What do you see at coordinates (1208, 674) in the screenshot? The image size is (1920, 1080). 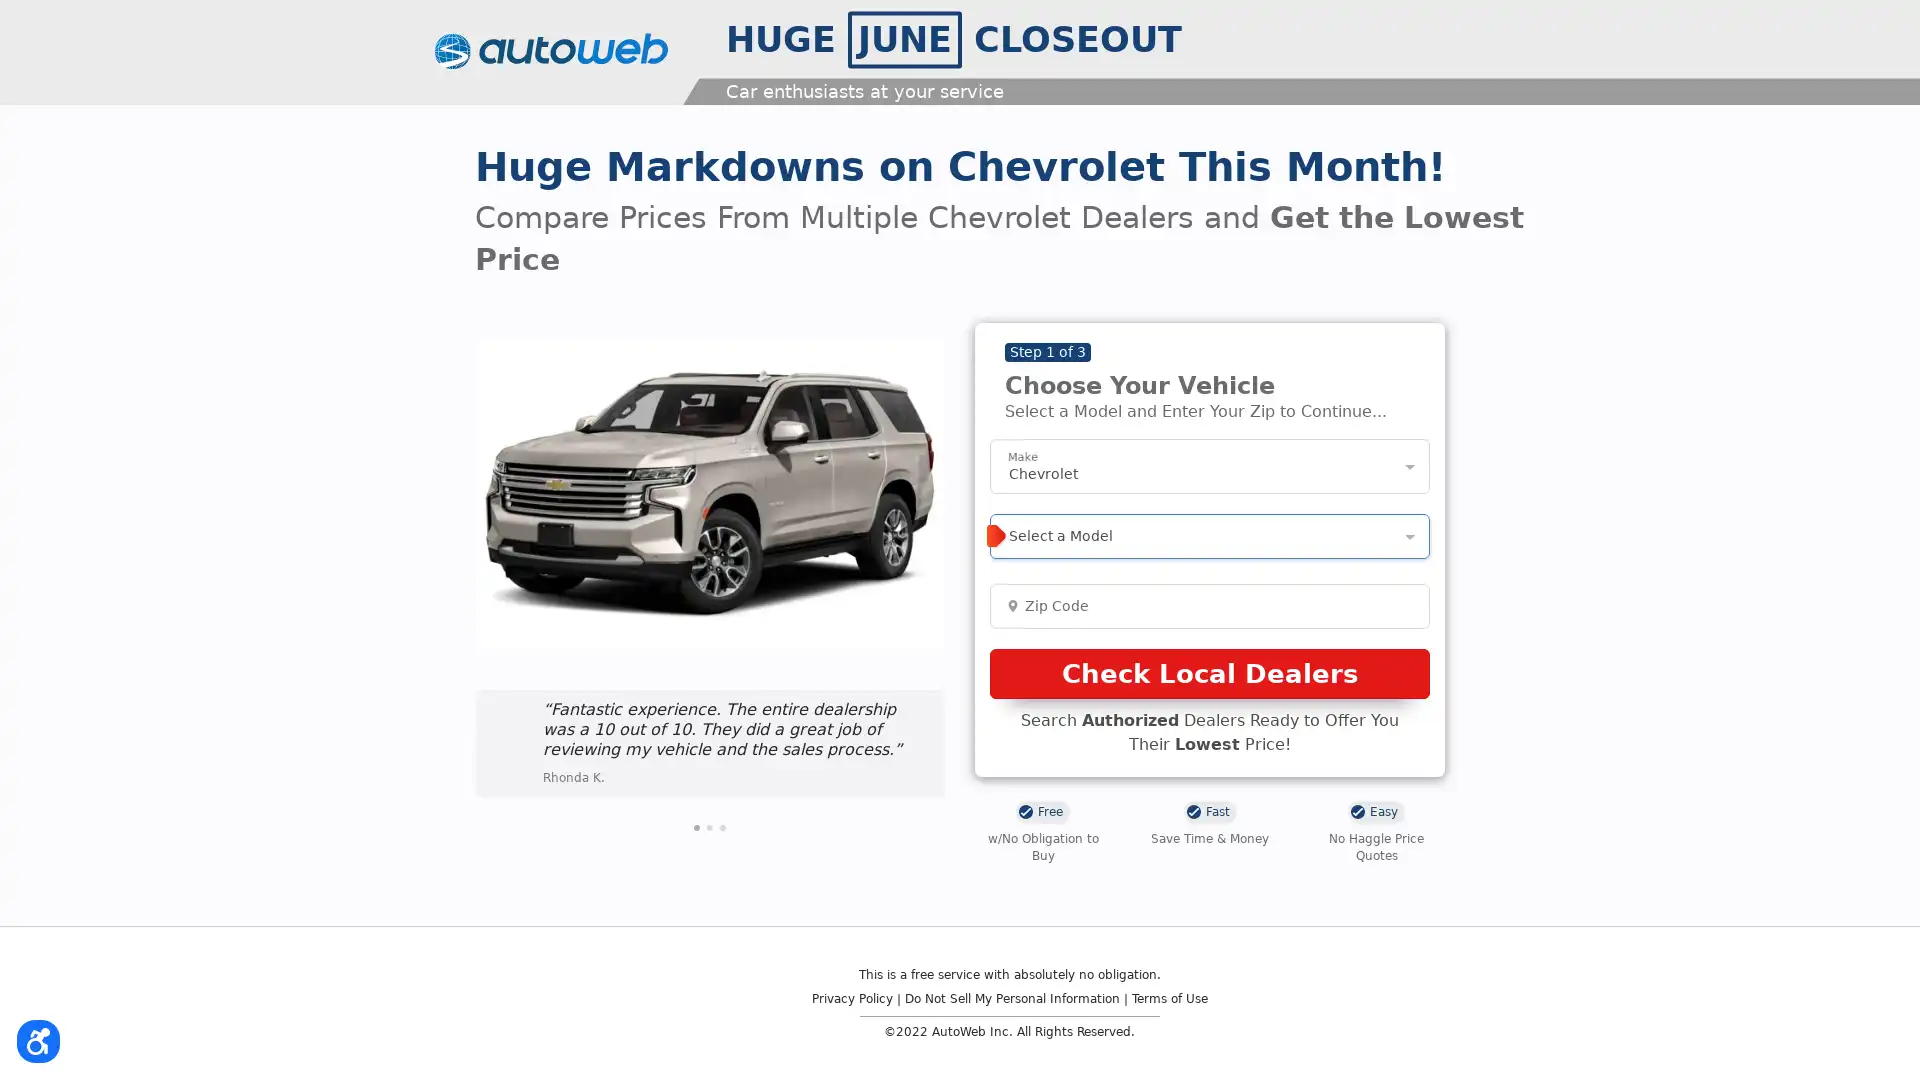 I see `Check Local Dealers` at bounding box center [1208, 674].